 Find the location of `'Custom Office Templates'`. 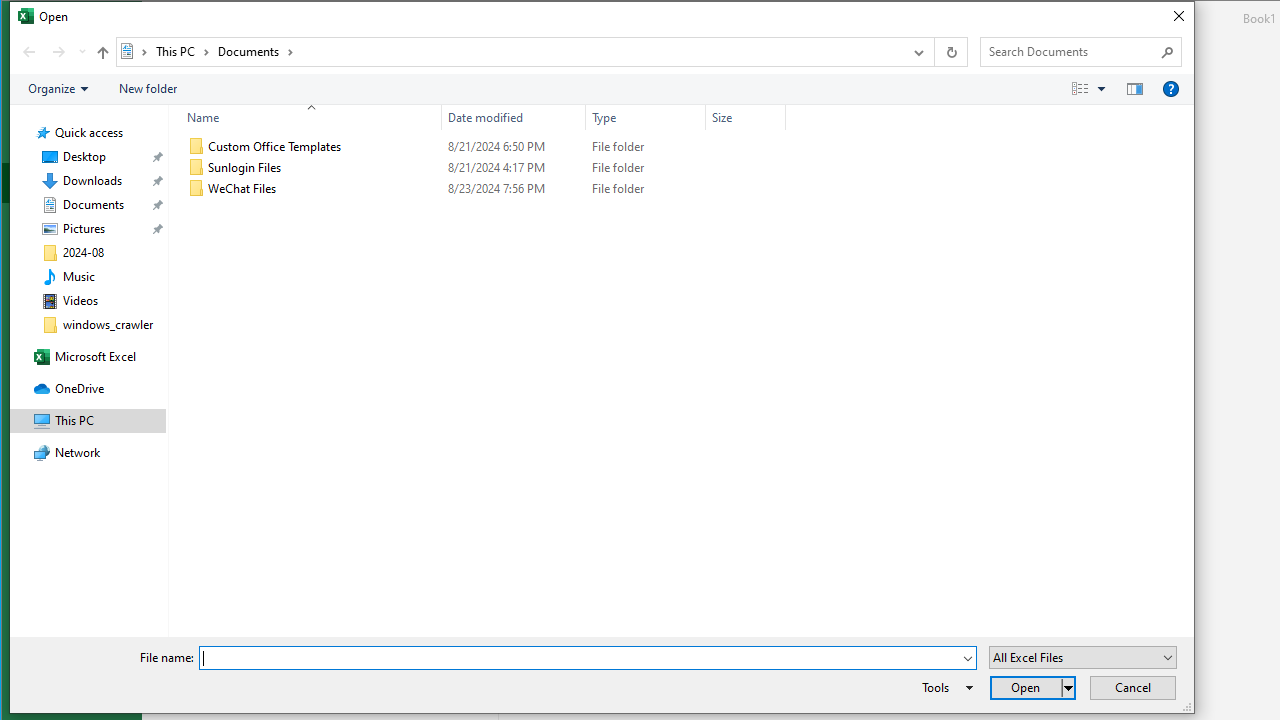

'Custom Office Templates' is located at coordinates (483, 145).